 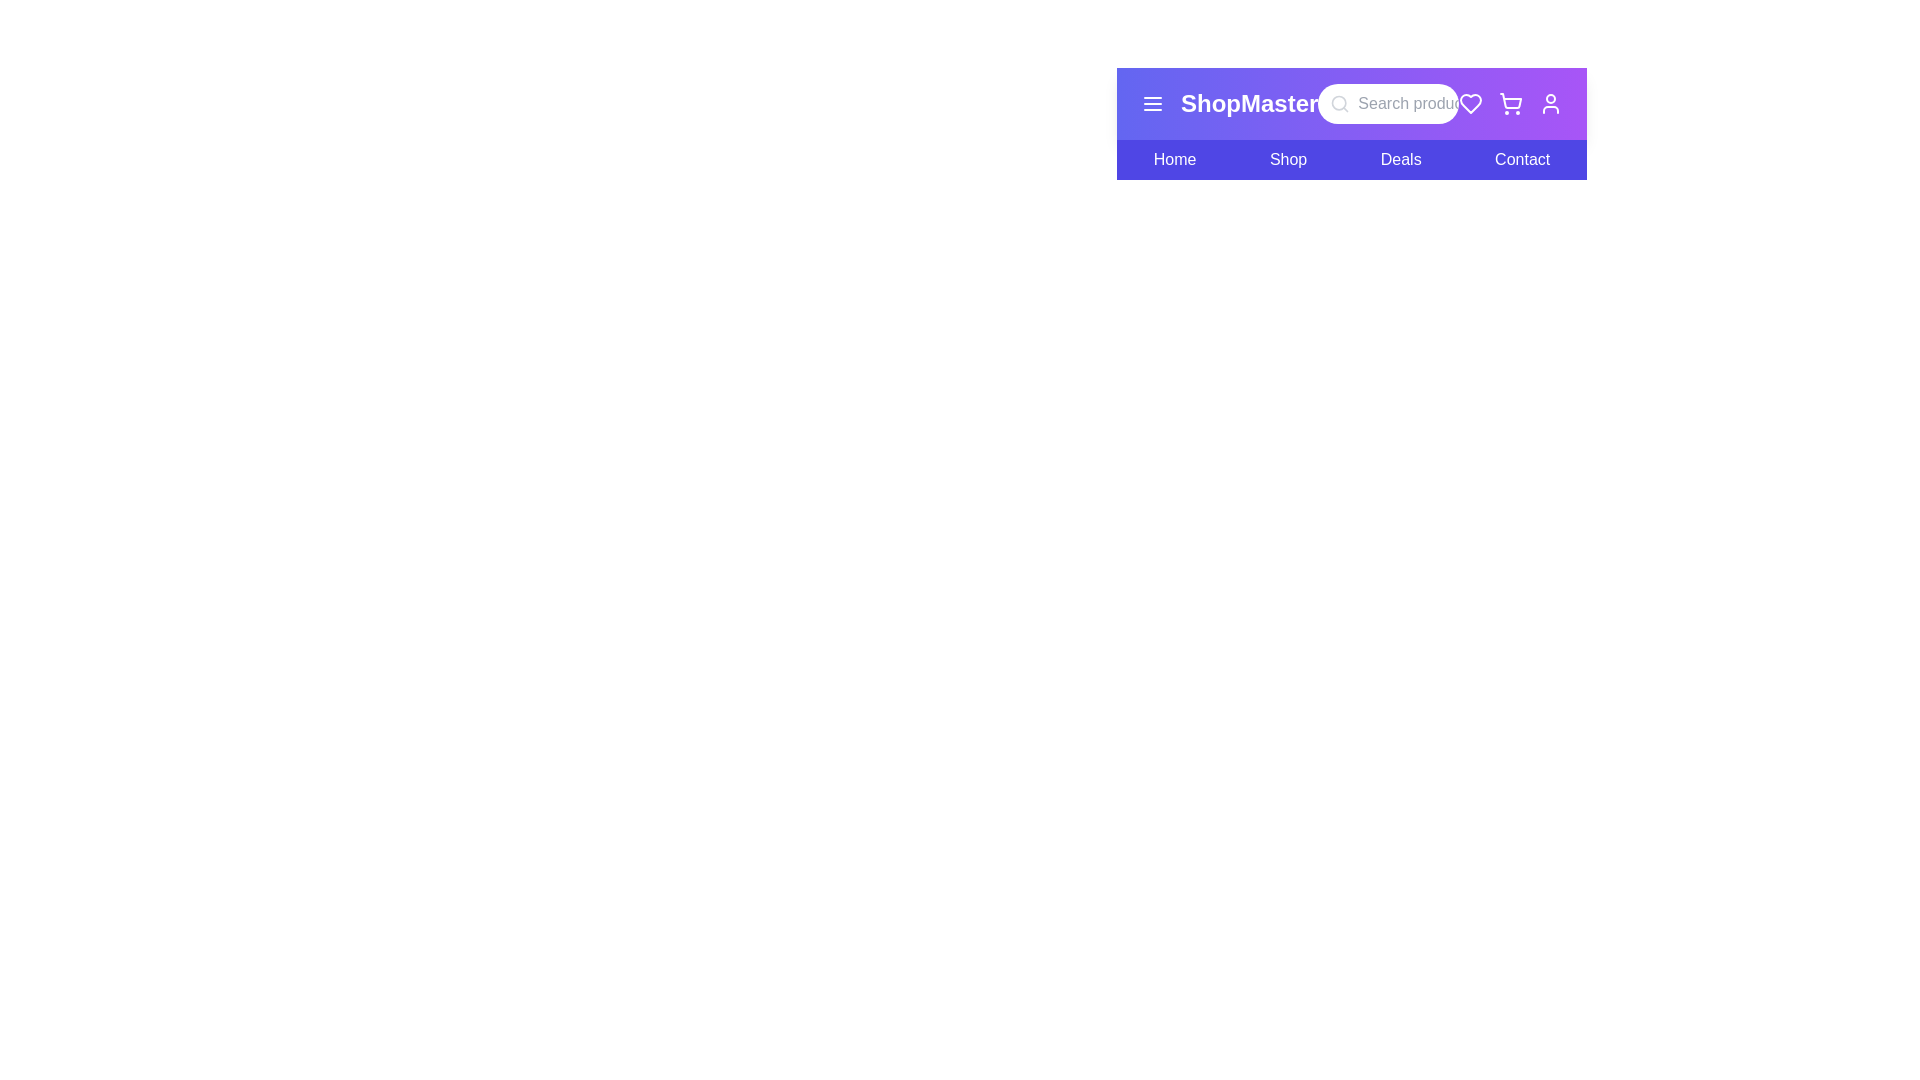 I want to click on the Deals menu item in the navigation bar, so click(x=1400, y=158).